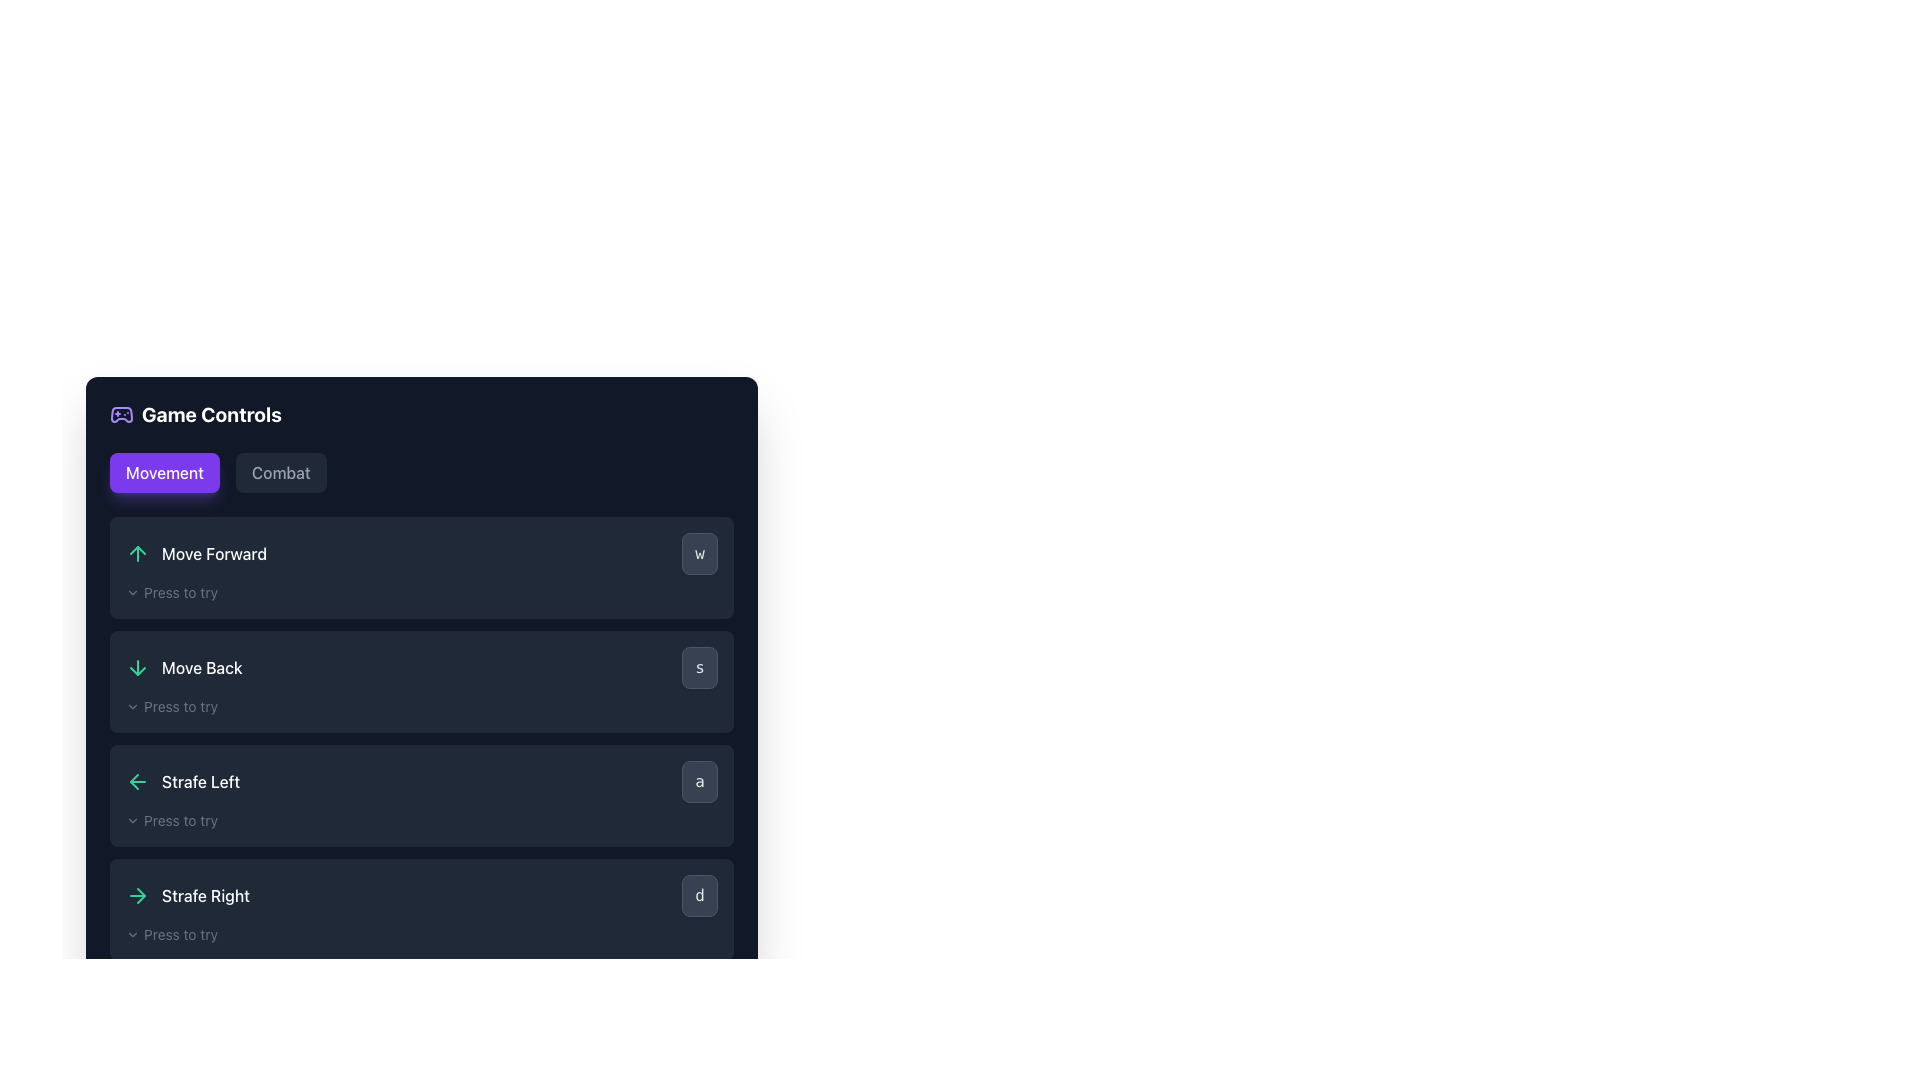  What do you see at coordinates (700, 894) in the screenshot?
I see `the Keybinding Label displaying 'd' for the 'Strafe Right' action` at bounding box center [700, 894].